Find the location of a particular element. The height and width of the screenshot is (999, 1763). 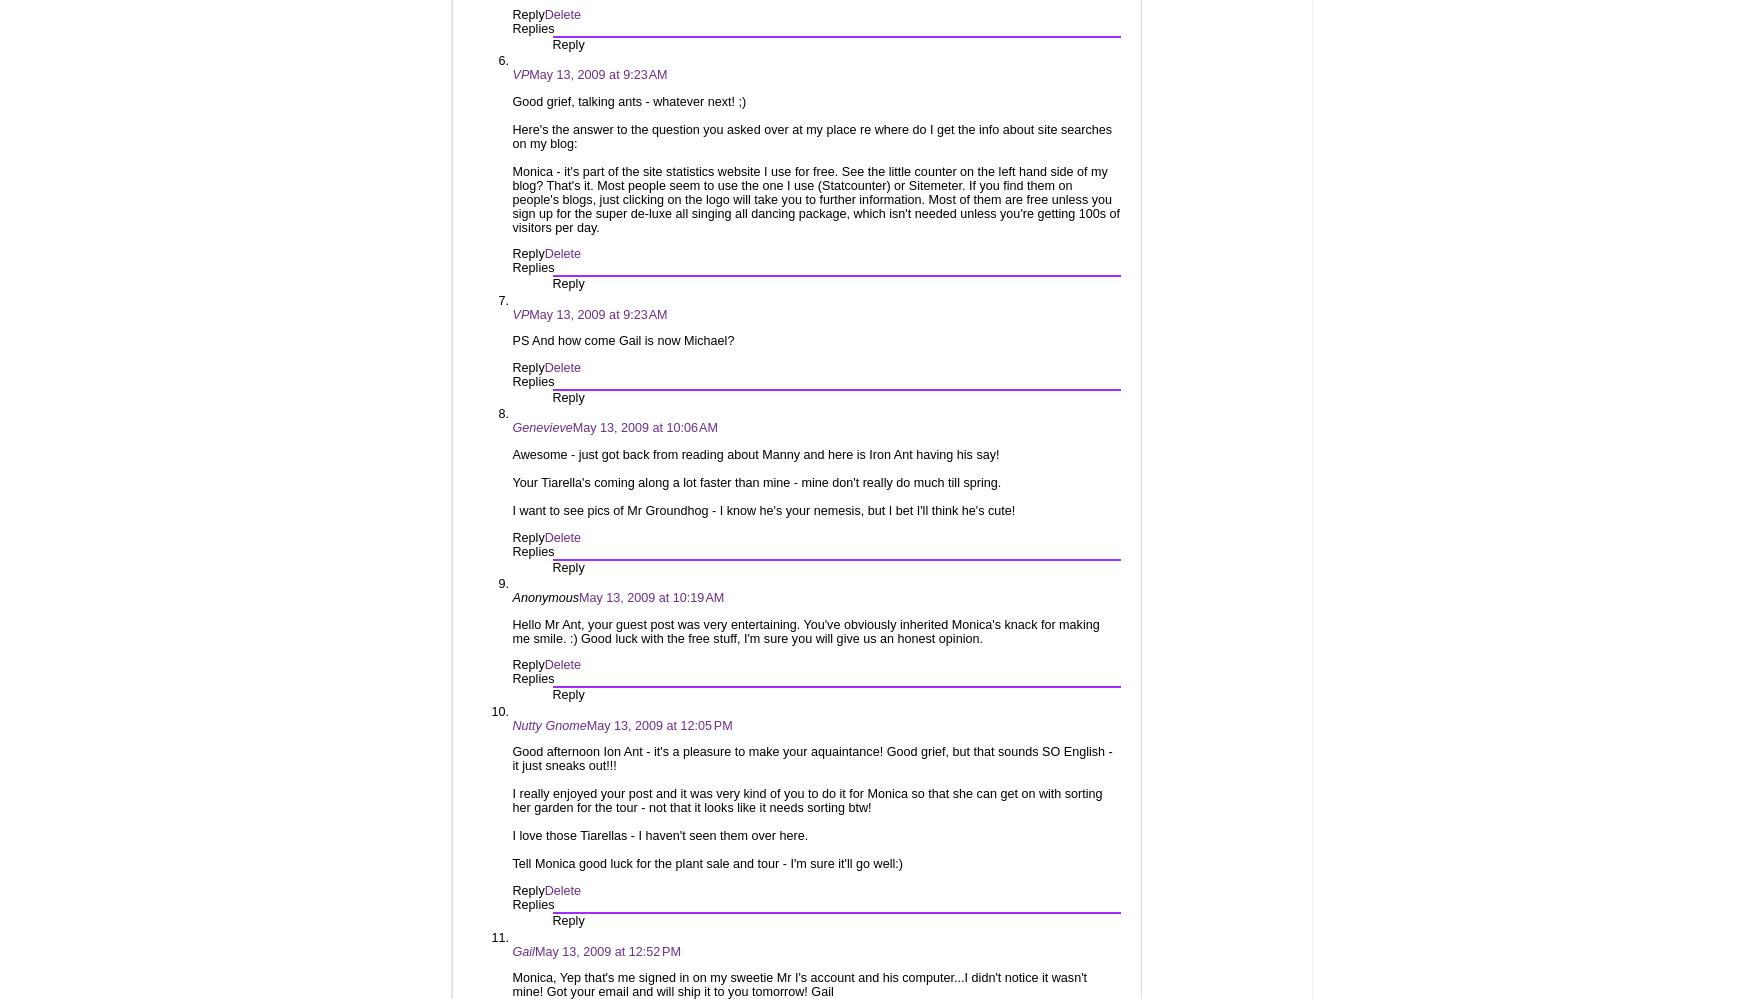

'May 13, 2009 at 12:05 PM' is located at coordinates (659, 723).